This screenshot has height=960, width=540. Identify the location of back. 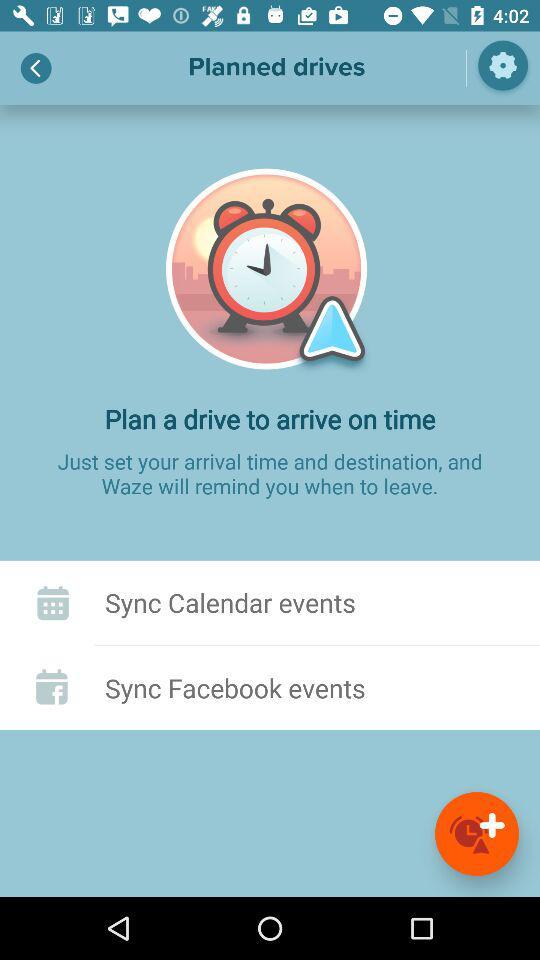
(36, 68).